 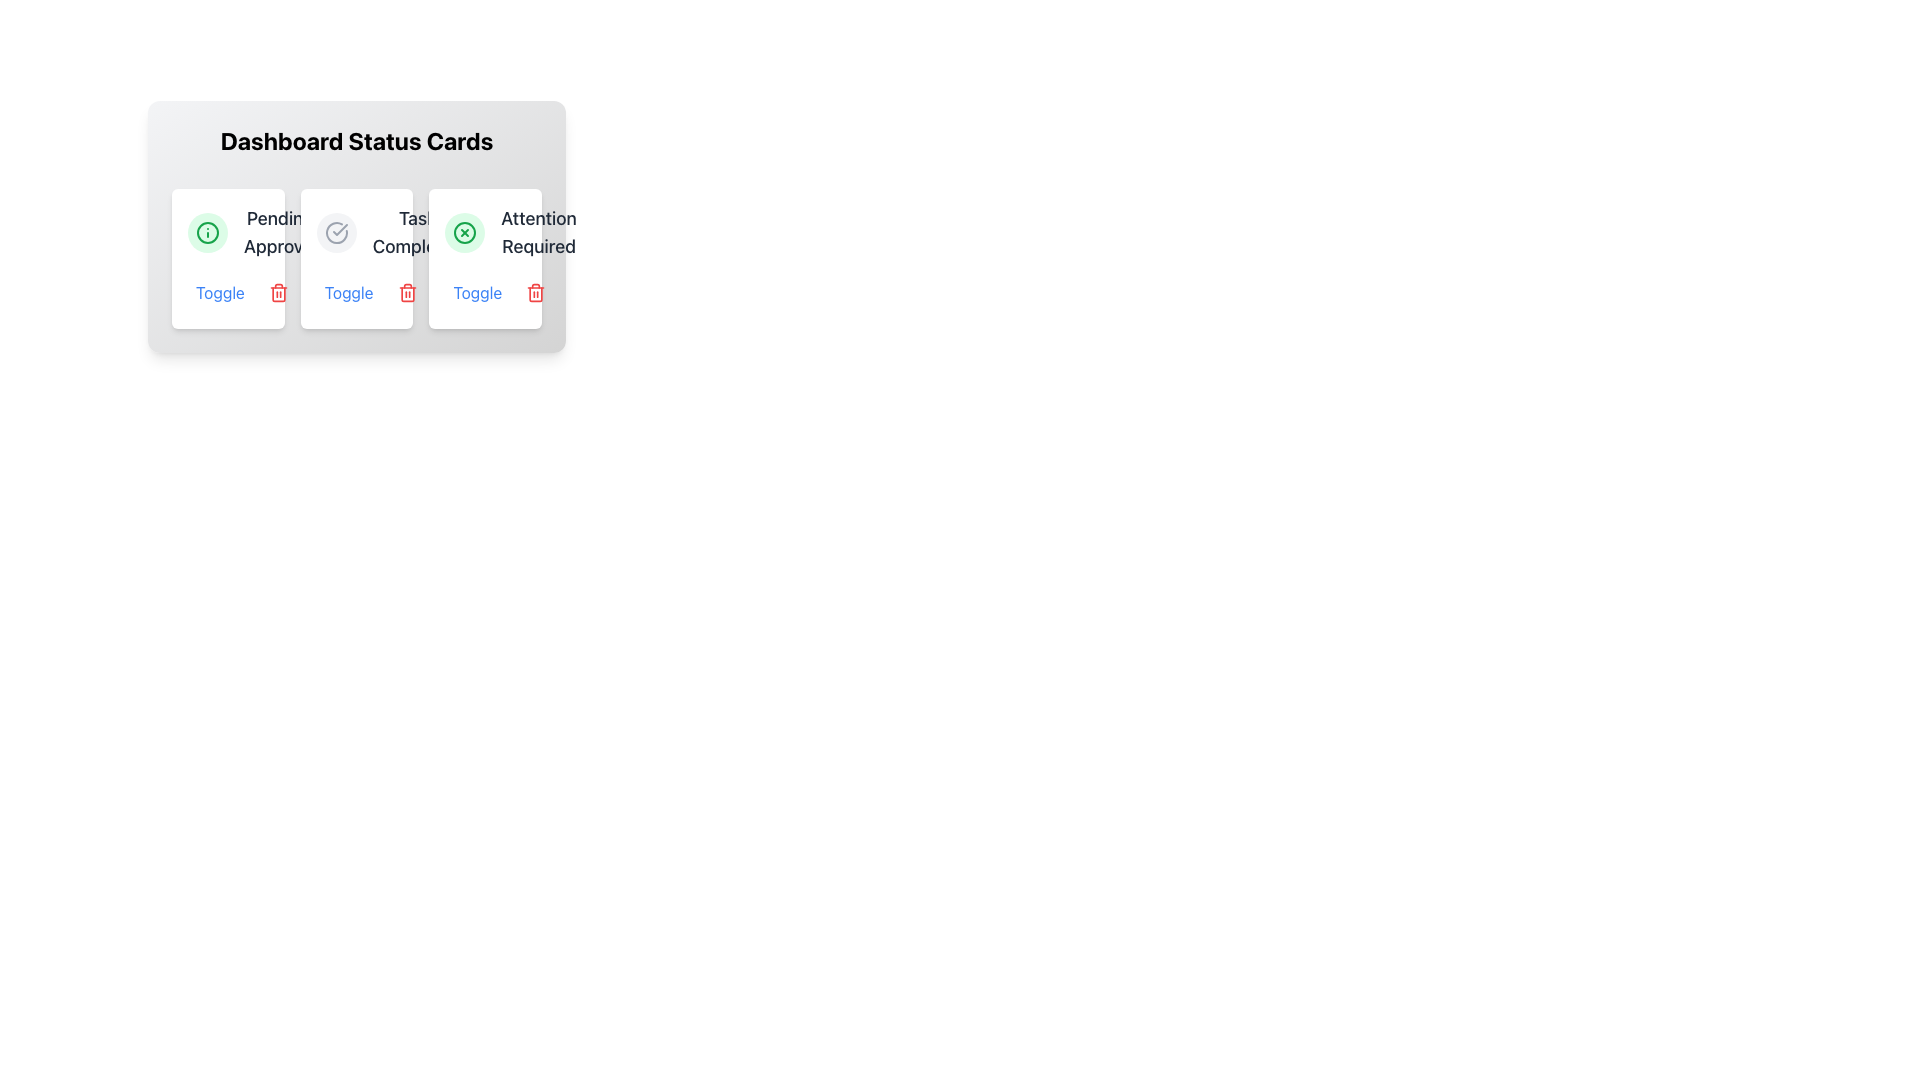 What do you see at coordinates (356, 293) in the screenshot?
I see `the toggle button located at the bottom middle section of the 'Task Completed' card to trigger interaction effects` at bounding box center [356, 293].